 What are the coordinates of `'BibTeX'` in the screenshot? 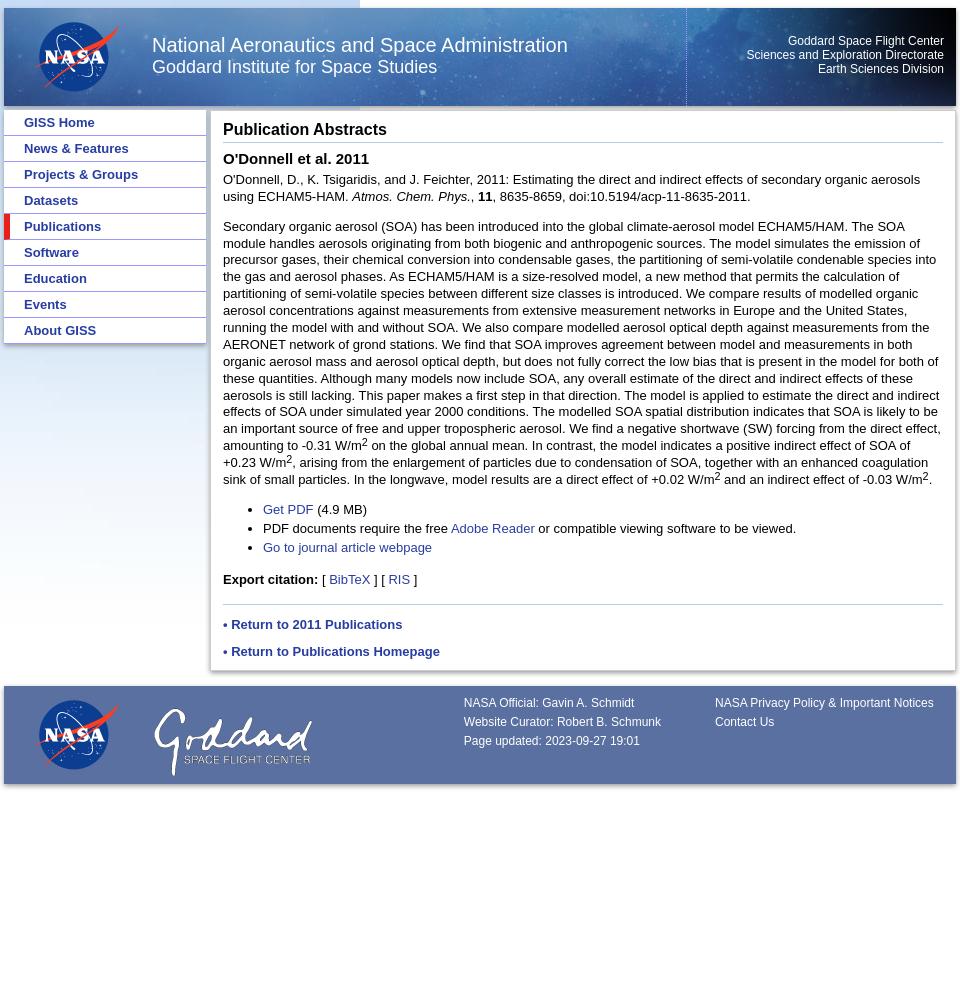 It's located at (349, 577).